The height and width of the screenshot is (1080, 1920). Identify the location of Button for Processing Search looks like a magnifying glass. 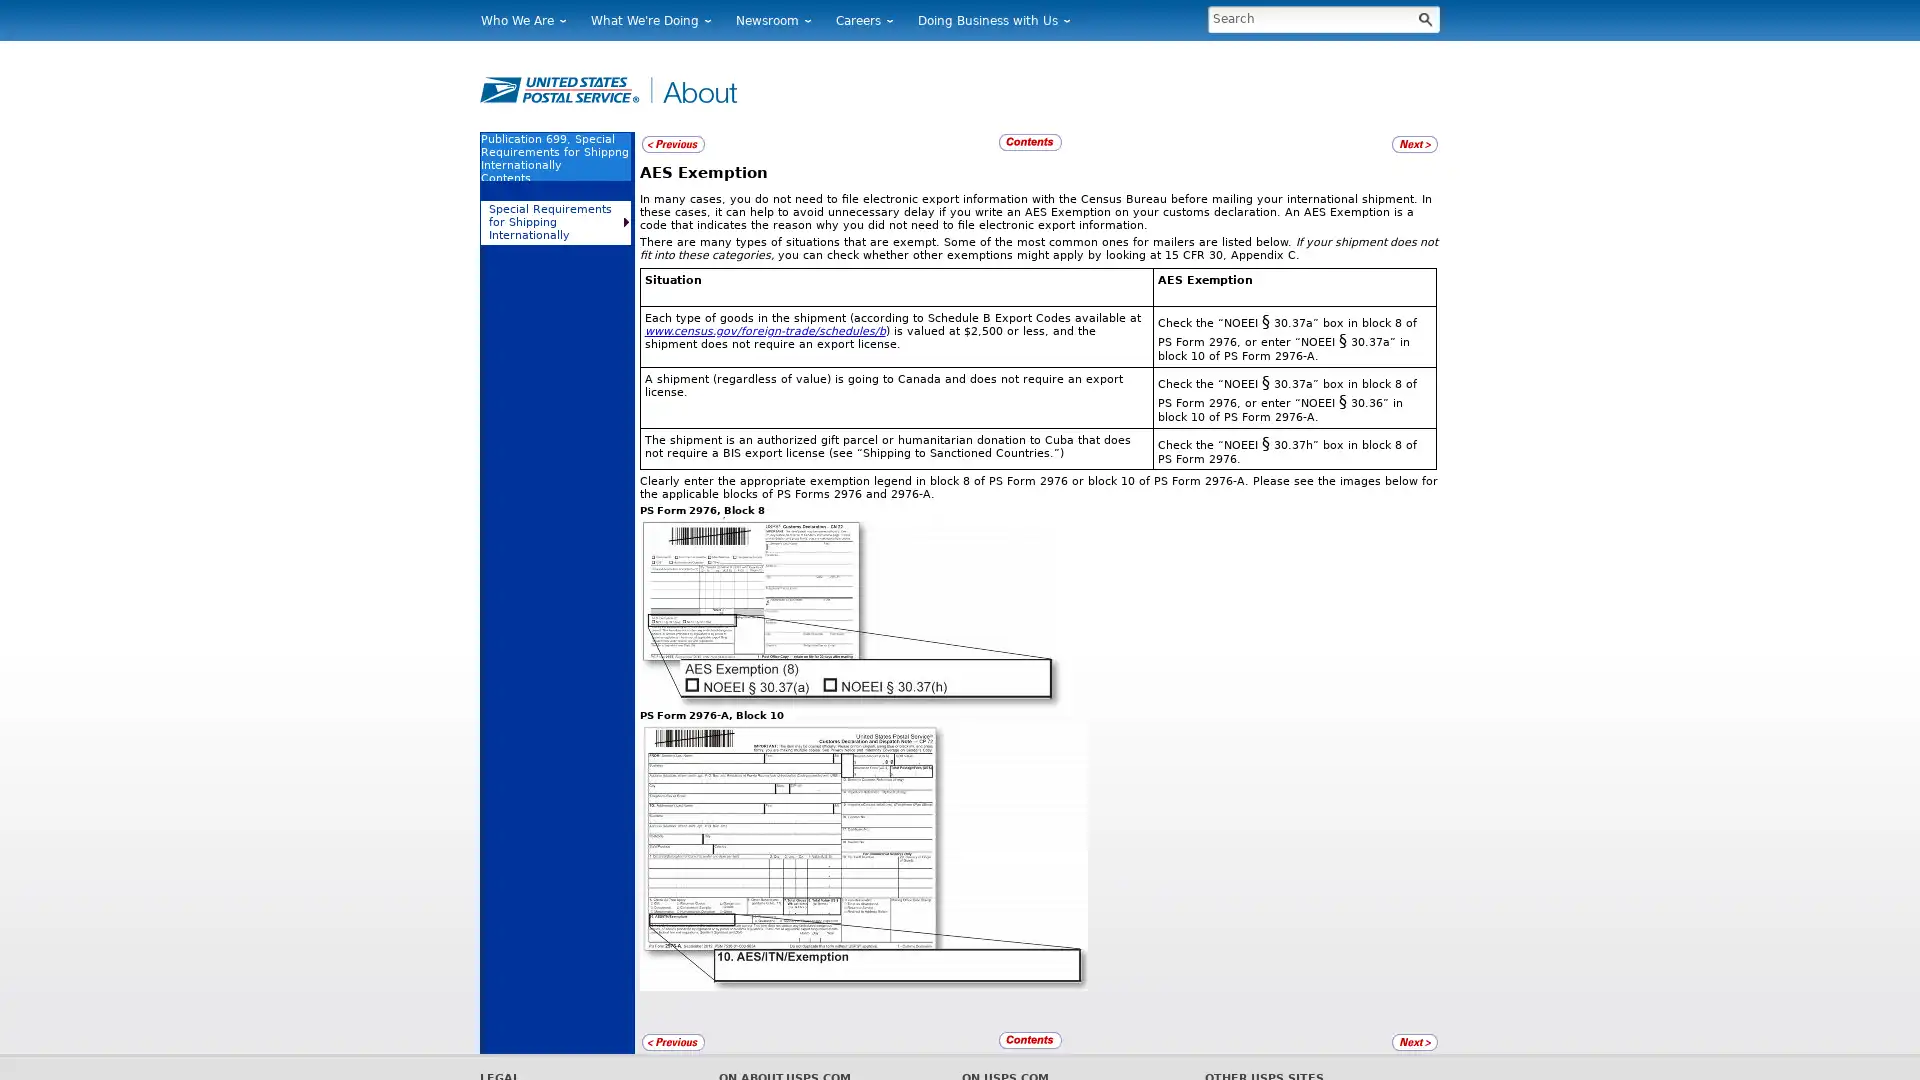
(1424, 19).